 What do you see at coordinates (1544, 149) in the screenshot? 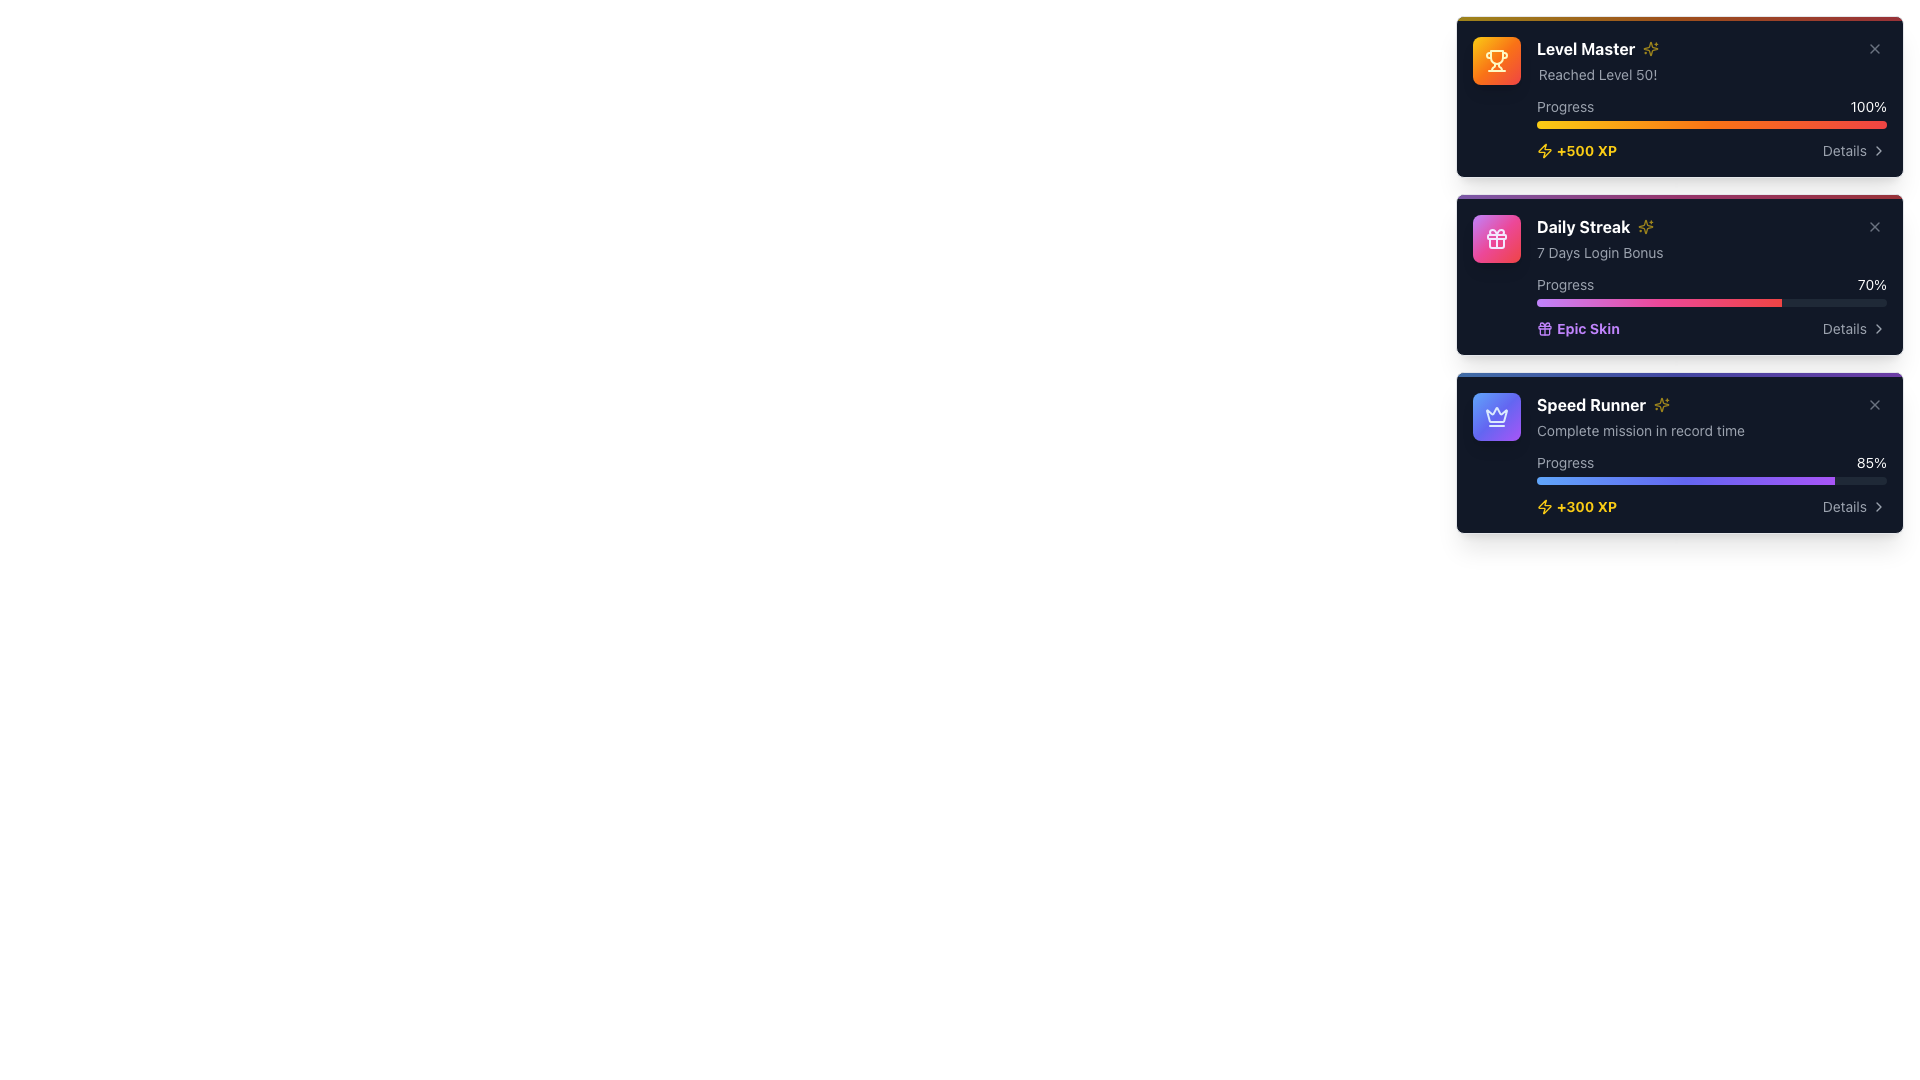
I see `the XP icon that emphasizes the '+500 XP' value, located on the first card in the right-hand section of the interface` at bounding box center [1544, 149].